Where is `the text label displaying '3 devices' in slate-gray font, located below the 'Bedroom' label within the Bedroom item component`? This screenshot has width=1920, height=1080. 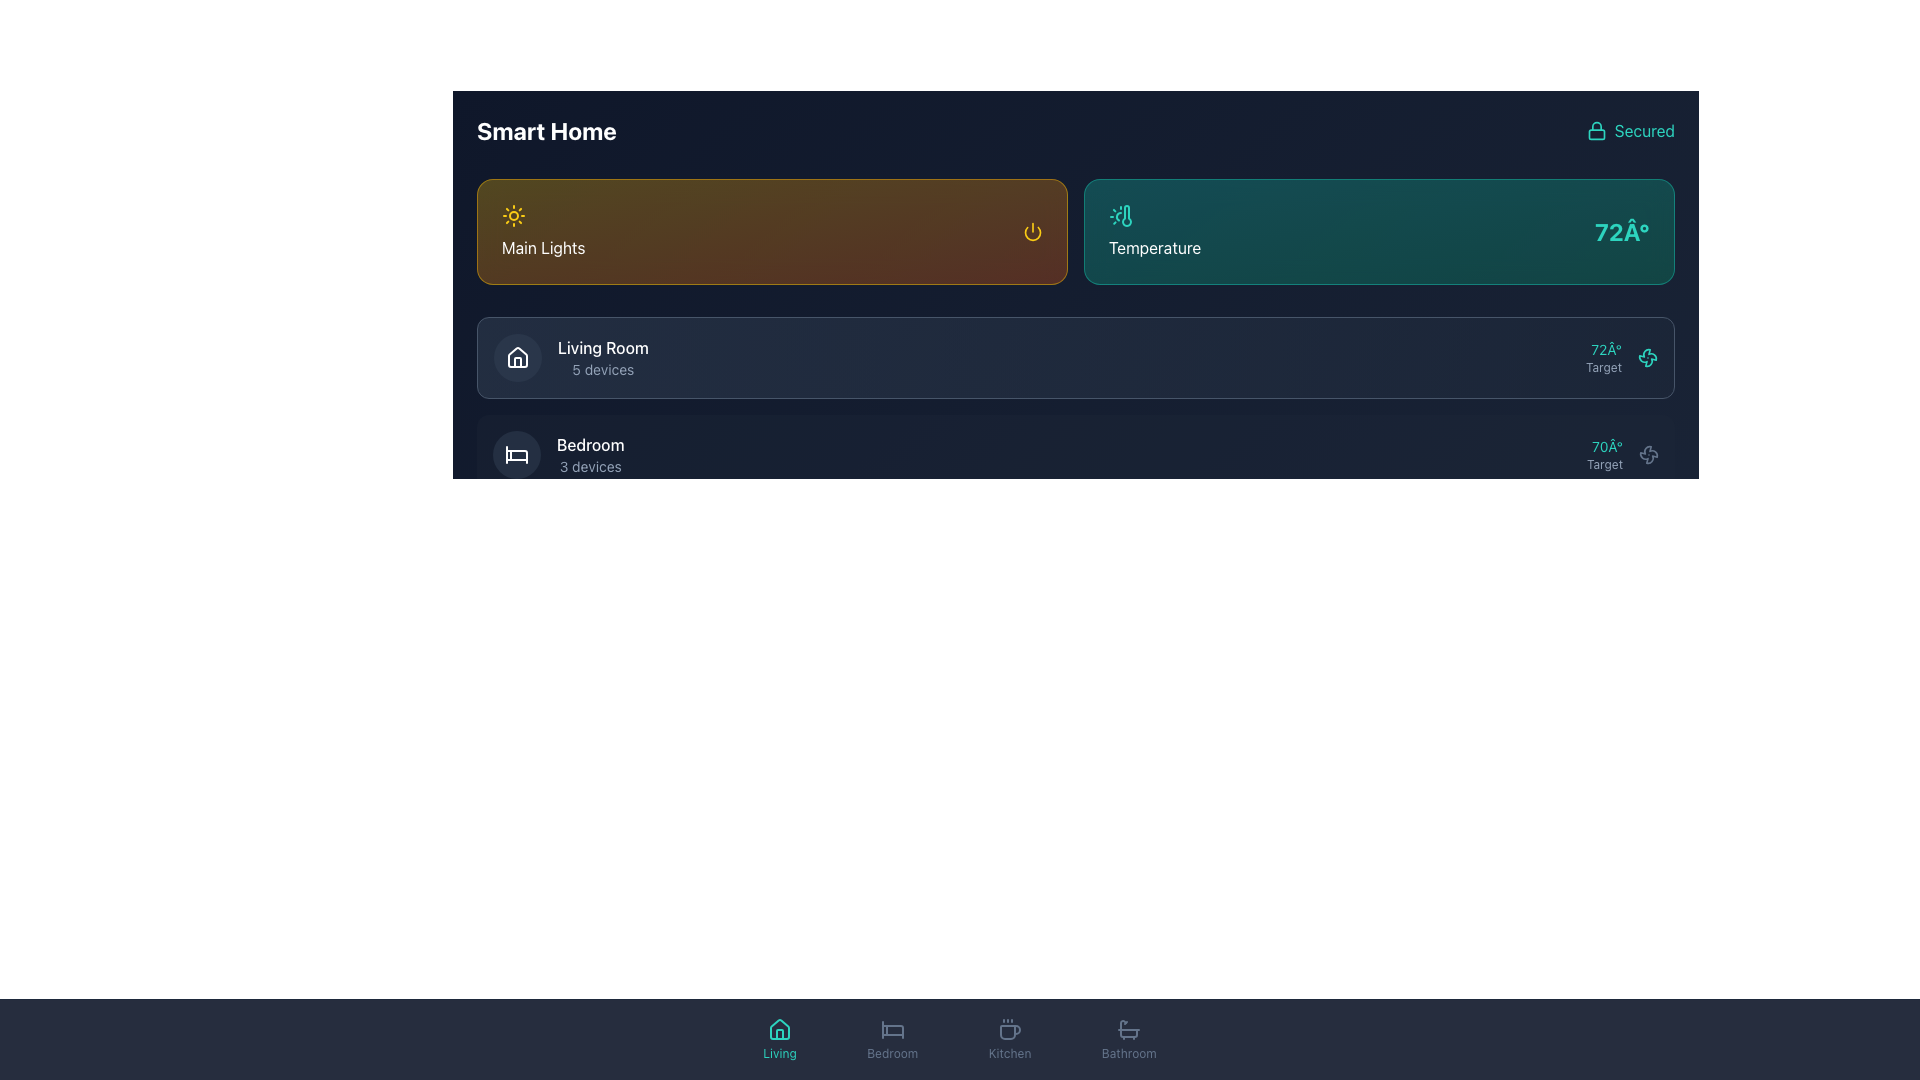
the text label displaying '3 devices' in slate-gray font, located below the 'Bedroom' label within the Bedroom item component is located at coordinates (589, 466).